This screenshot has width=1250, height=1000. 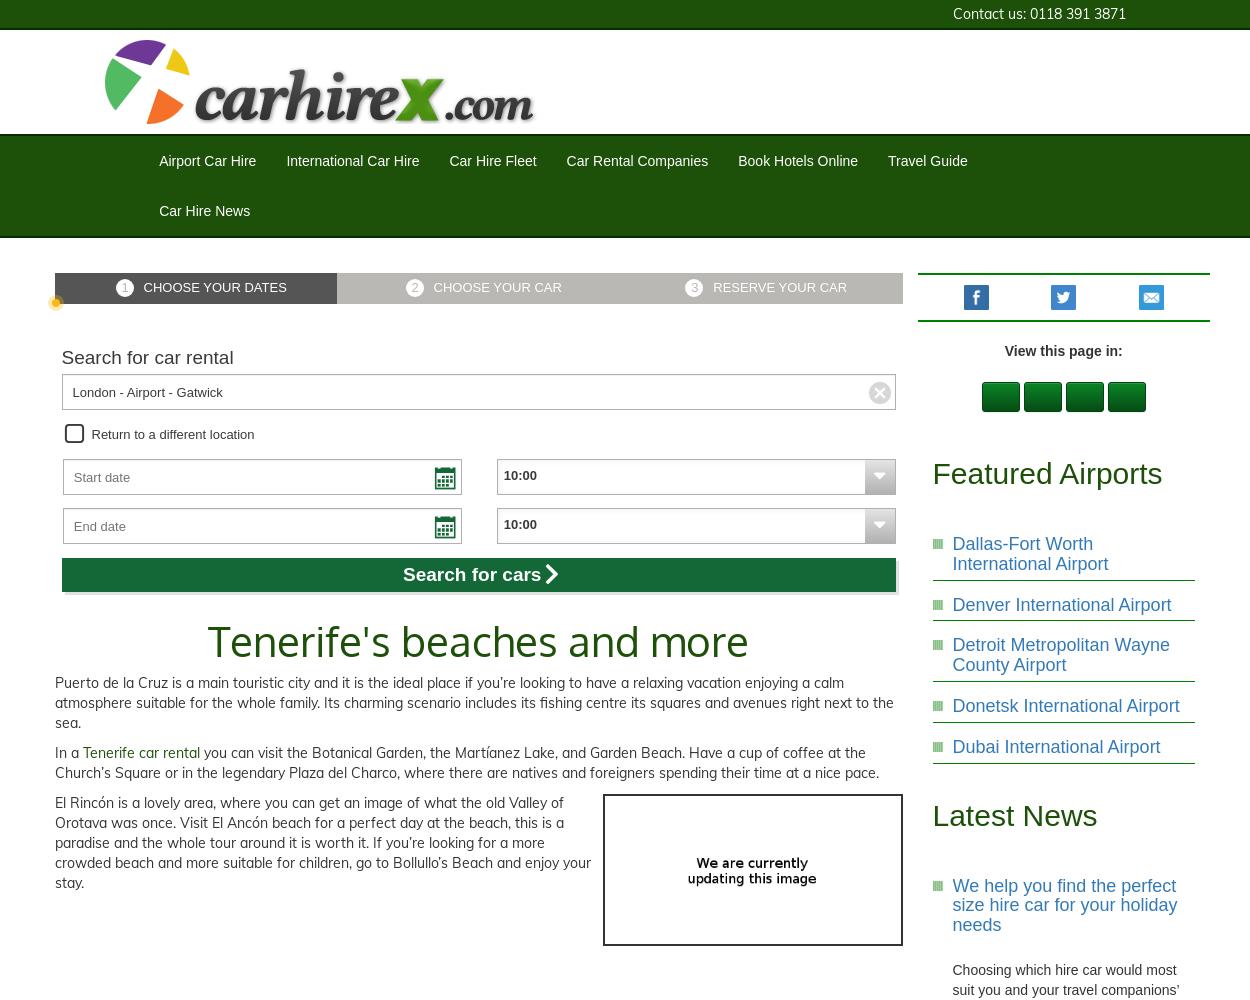 What do you see at coordinates (477, 640) in the screenshot?
I see `'Tenerife's beaches and more'` at bounding box center [477, 640].